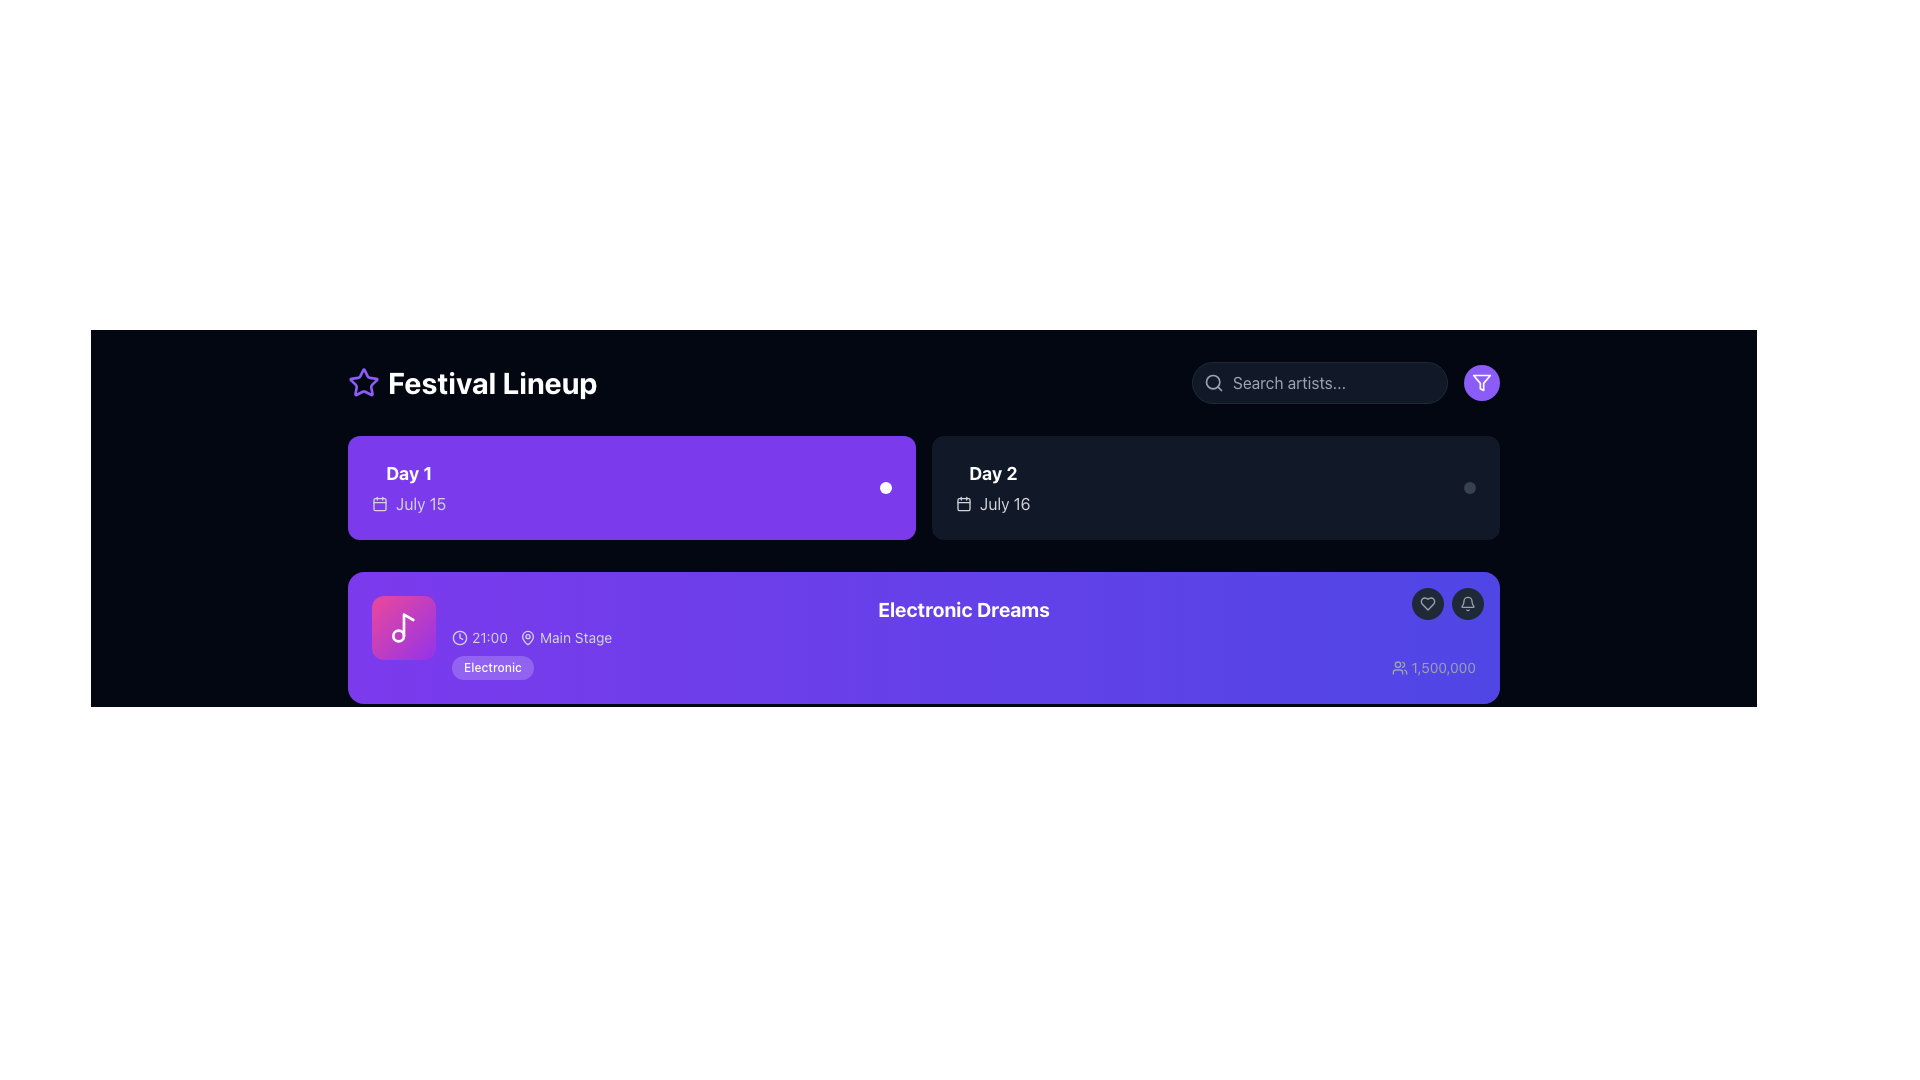 The height and width of the screenshot is (1080, 1920). I want to click on the funnel-shaped icon button with a violet circular background located in the top-right corner of the interface, so click(1482, 382).